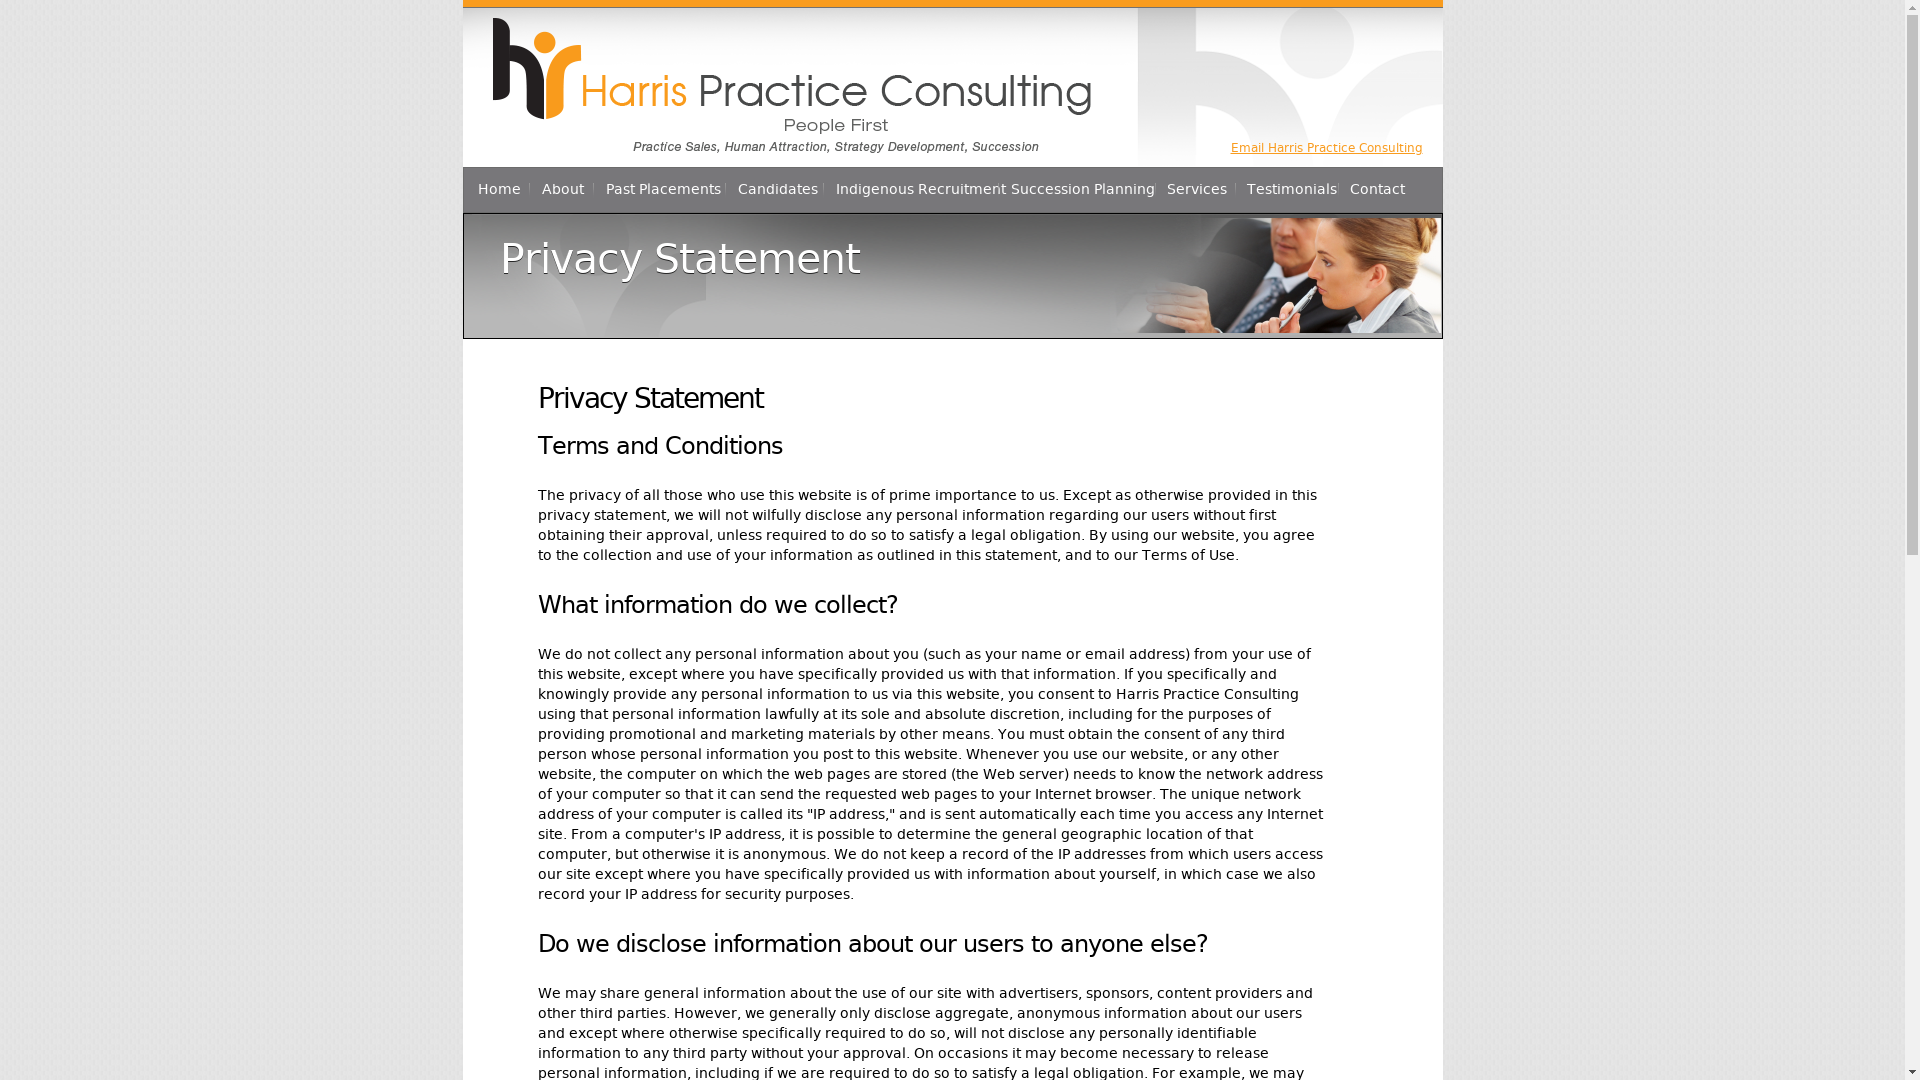 Image resolution: width=1920 pixels, height=1080 pixels. I want to click on 'Contact', so click(1375, 189).